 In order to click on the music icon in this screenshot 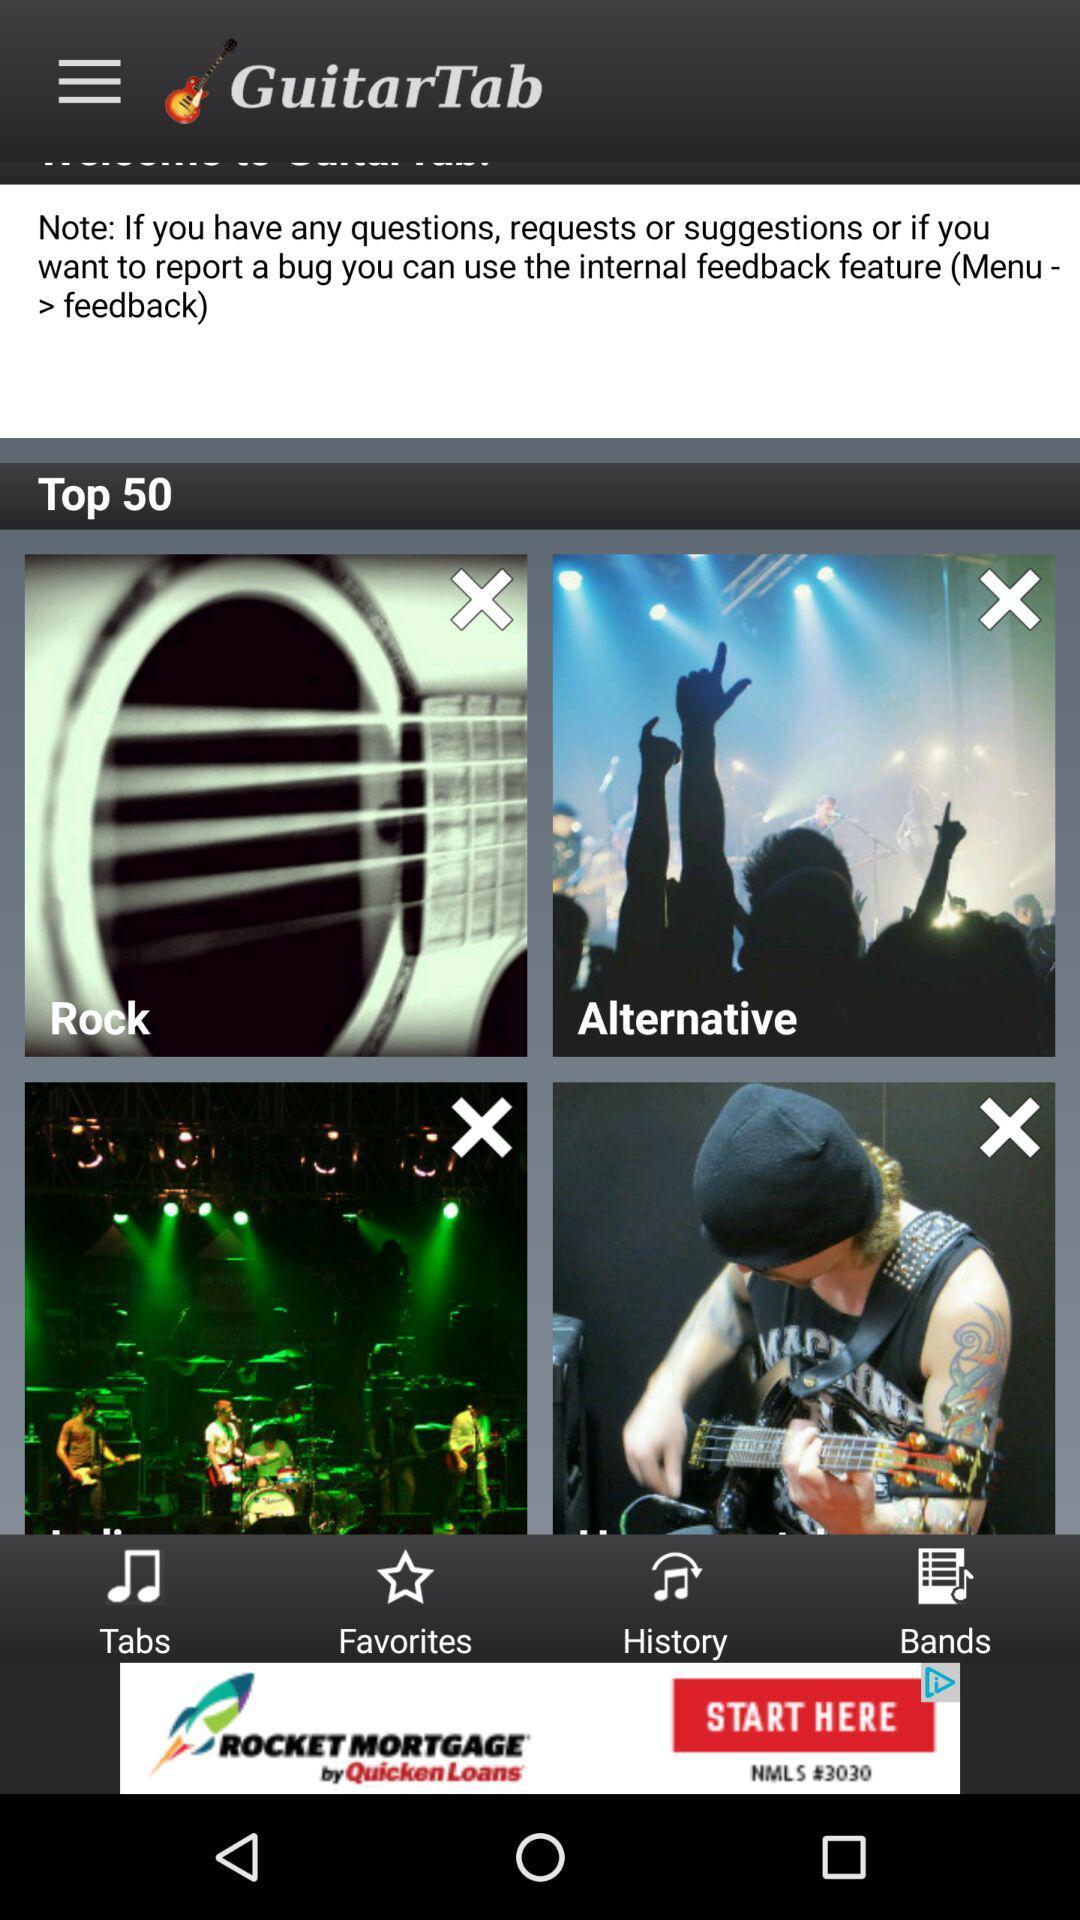, I will do `click(135, 1575)`.